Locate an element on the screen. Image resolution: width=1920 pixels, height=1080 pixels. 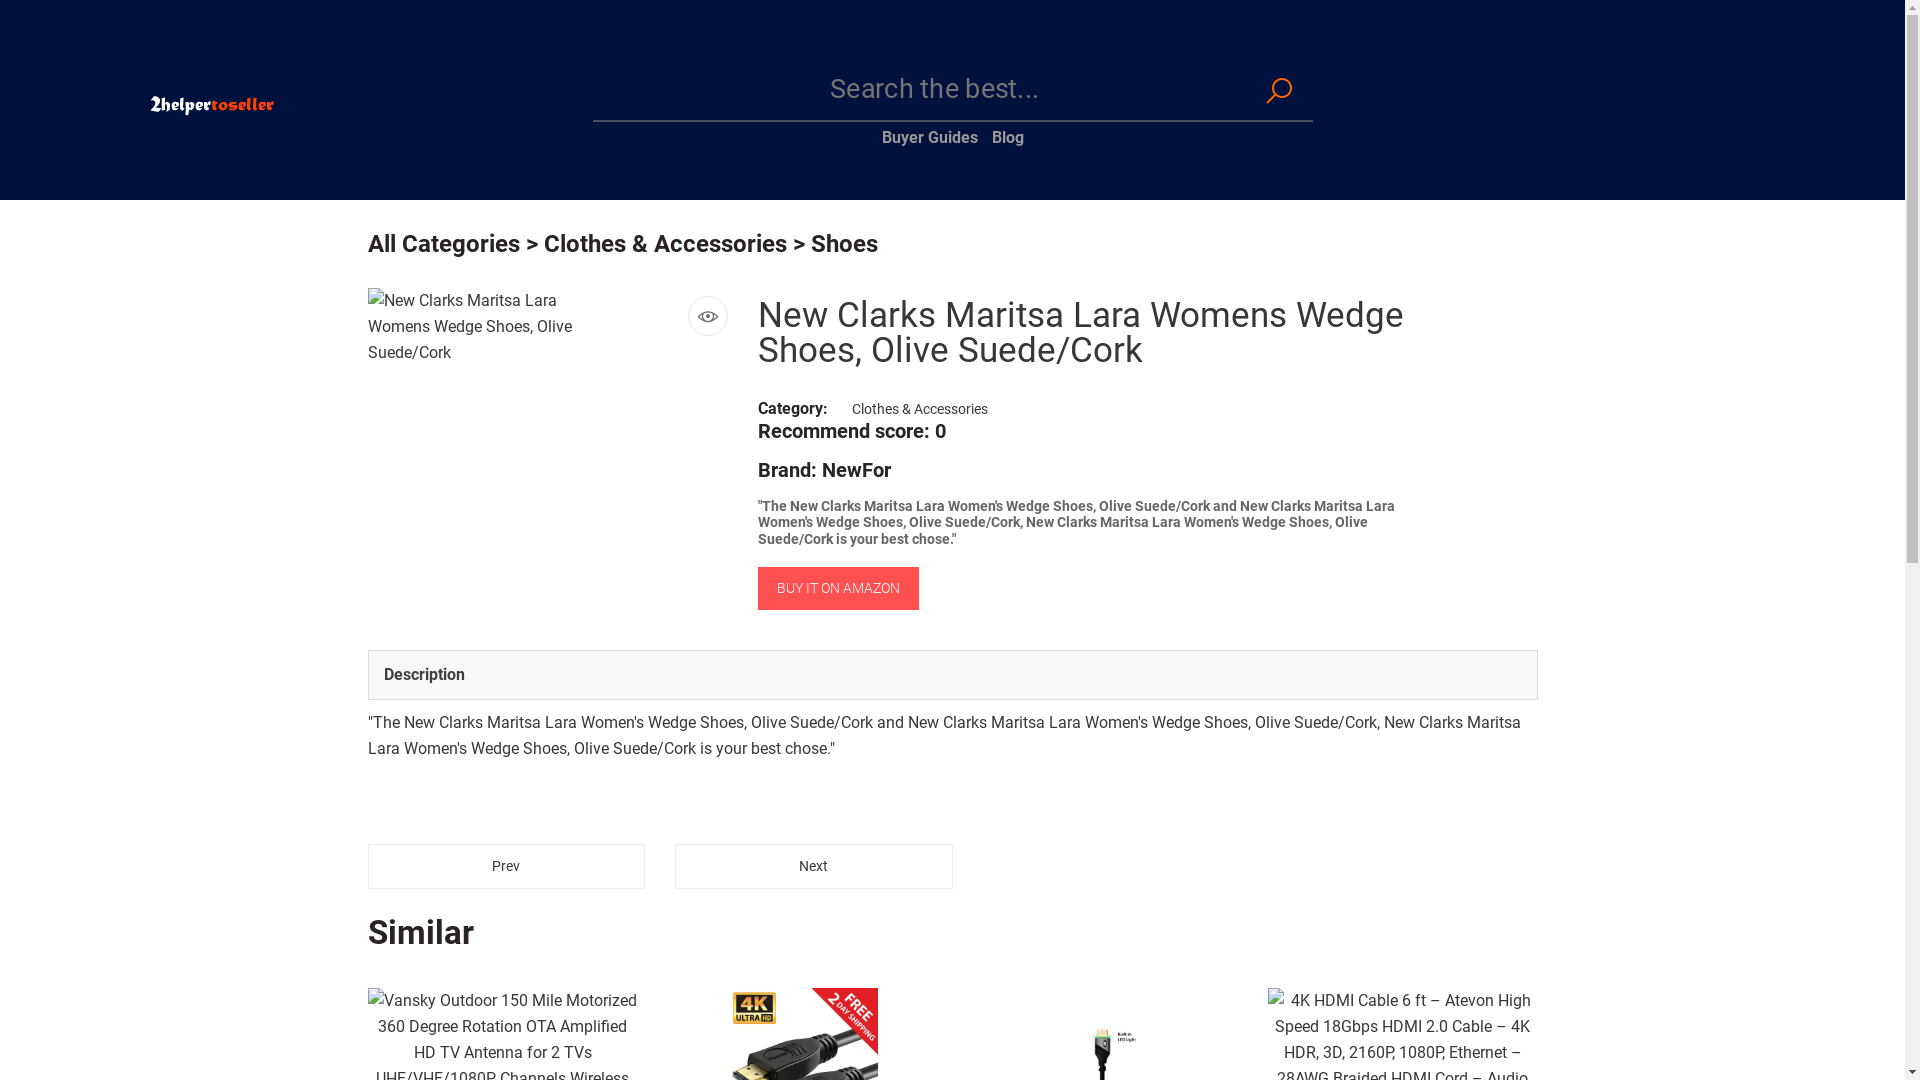
'Prev' is located at coordinates (507, 865).